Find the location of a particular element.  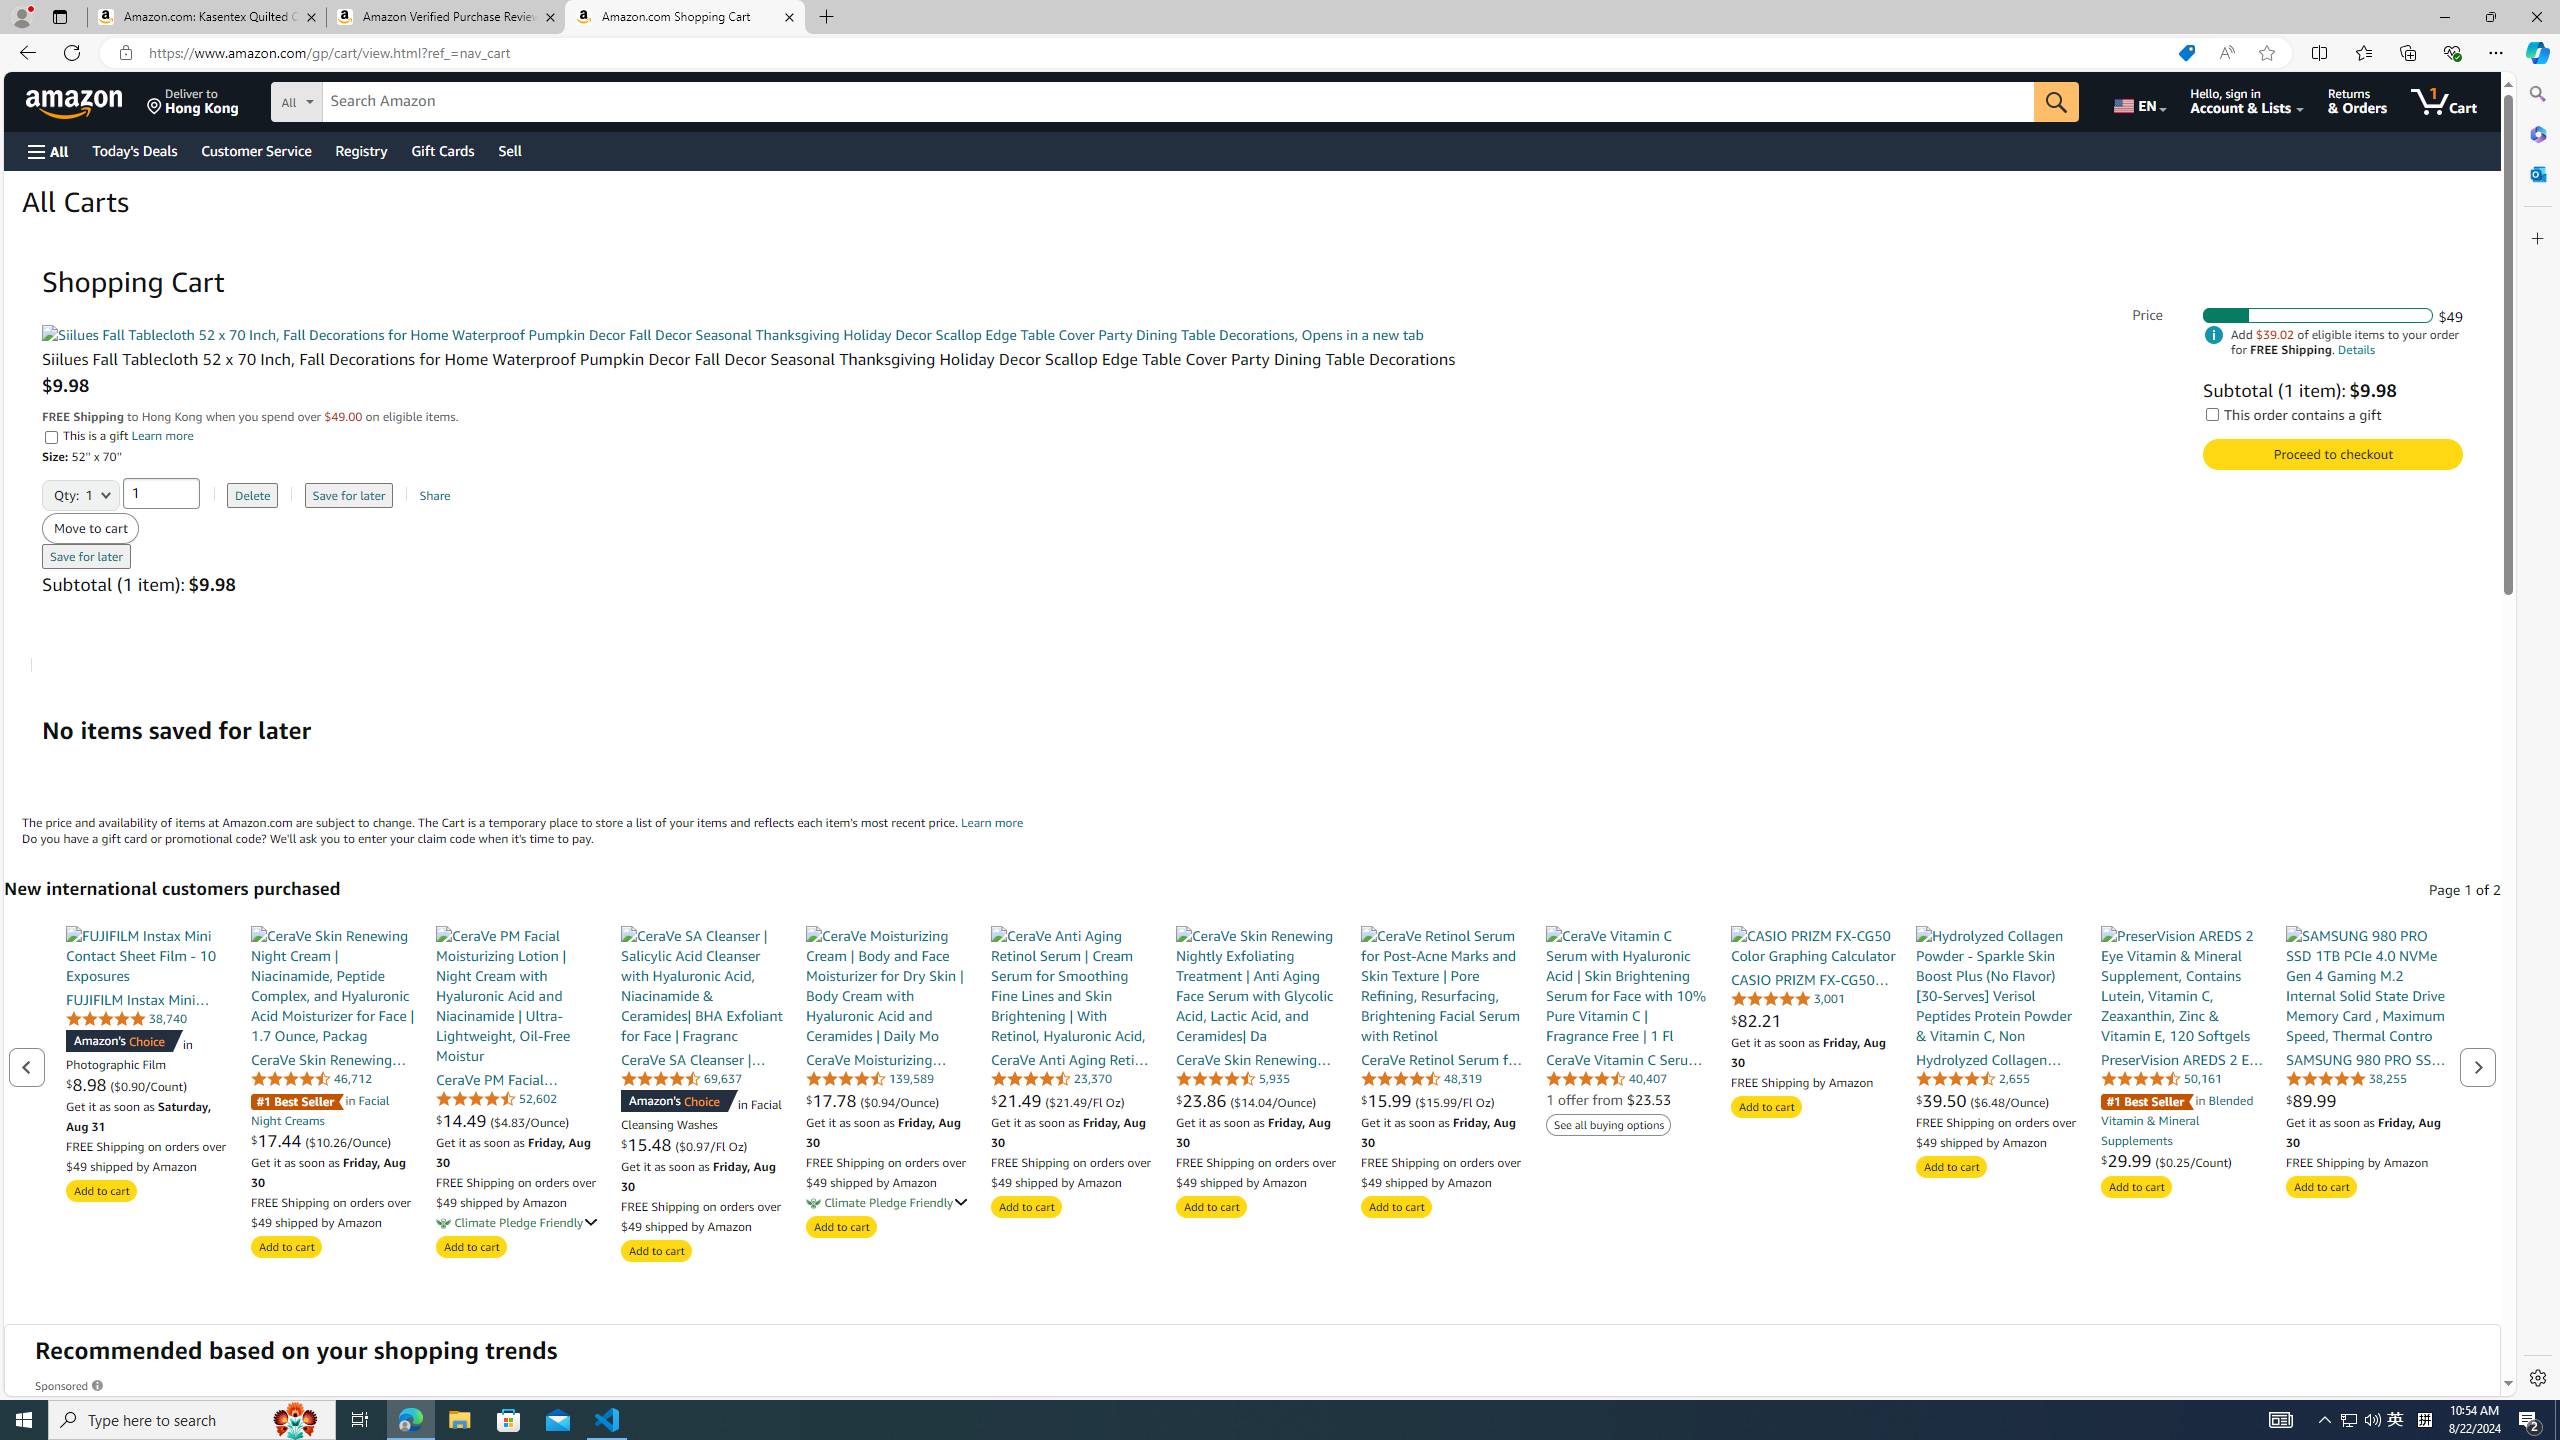

'Open Menu' is located at coordinates (46, 150).